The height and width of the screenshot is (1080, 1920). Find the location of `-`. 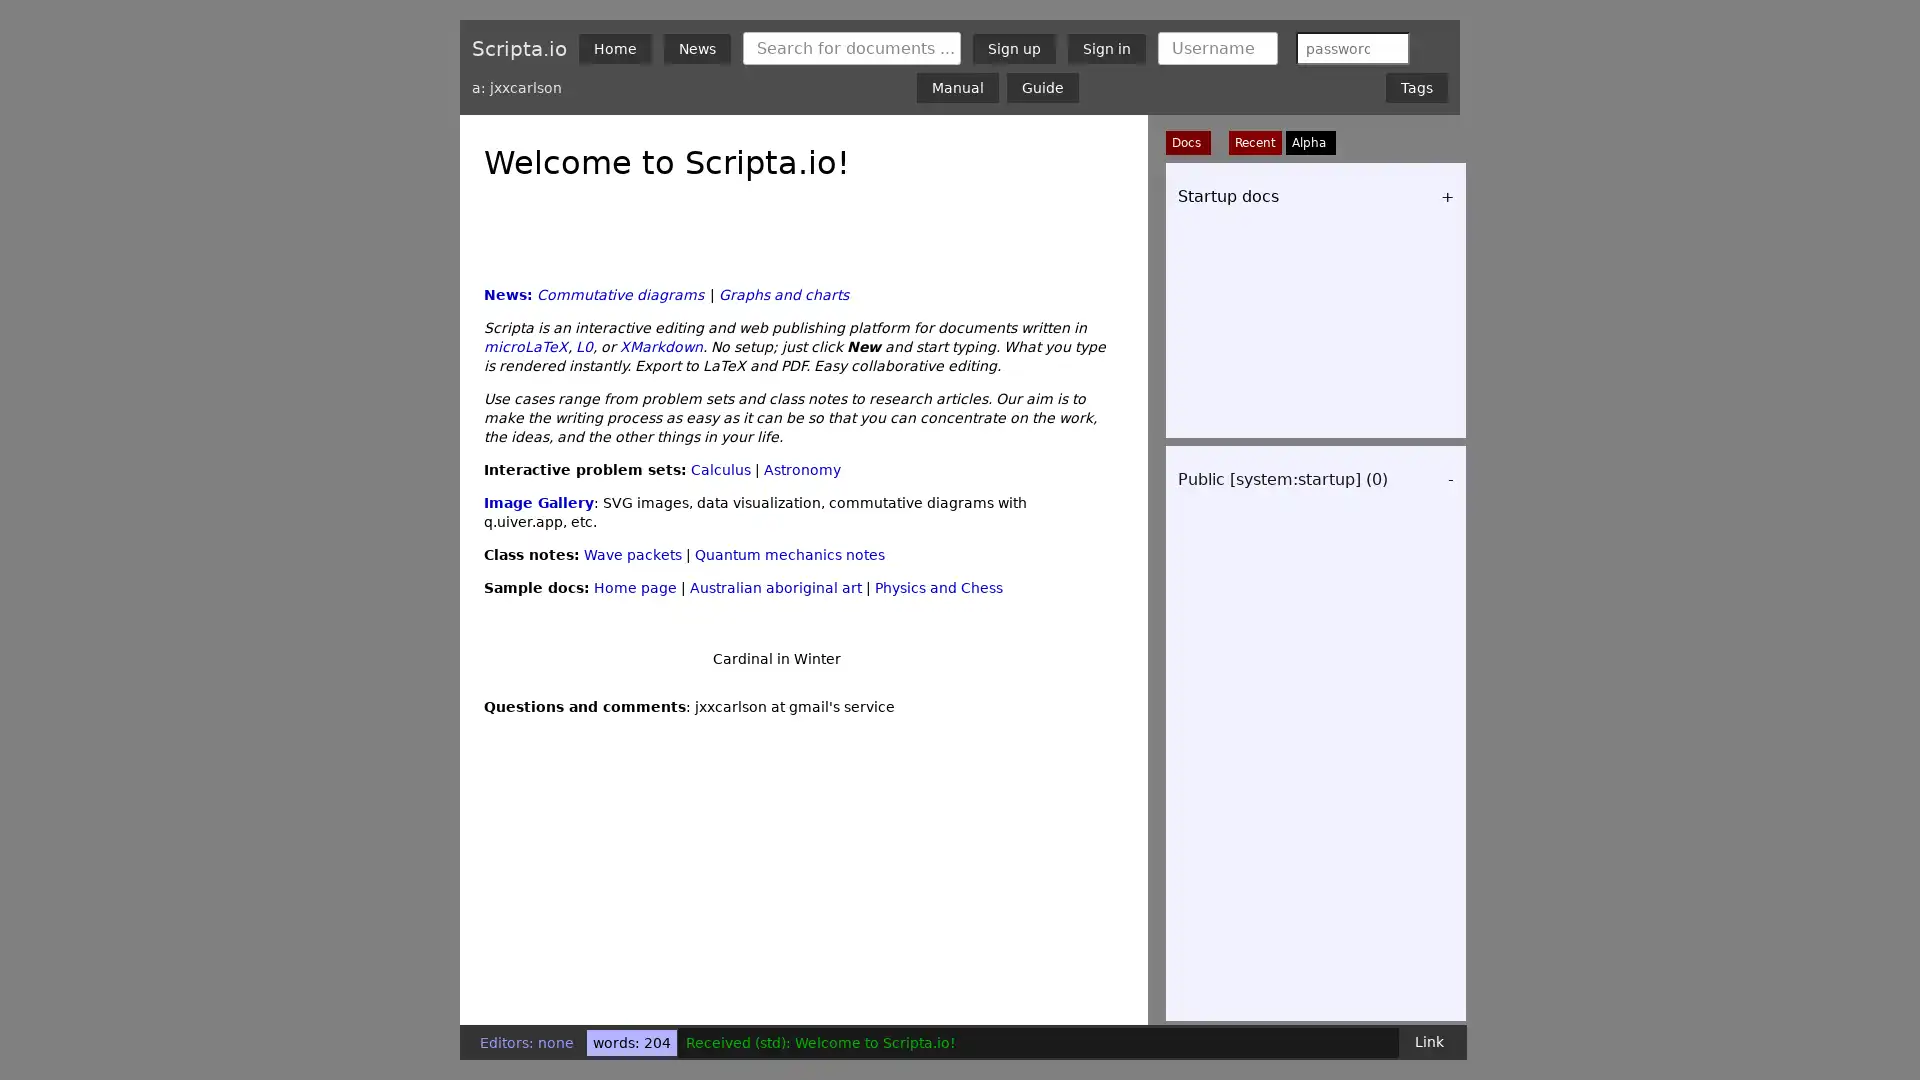

- is located at coordinates (1450, 479).